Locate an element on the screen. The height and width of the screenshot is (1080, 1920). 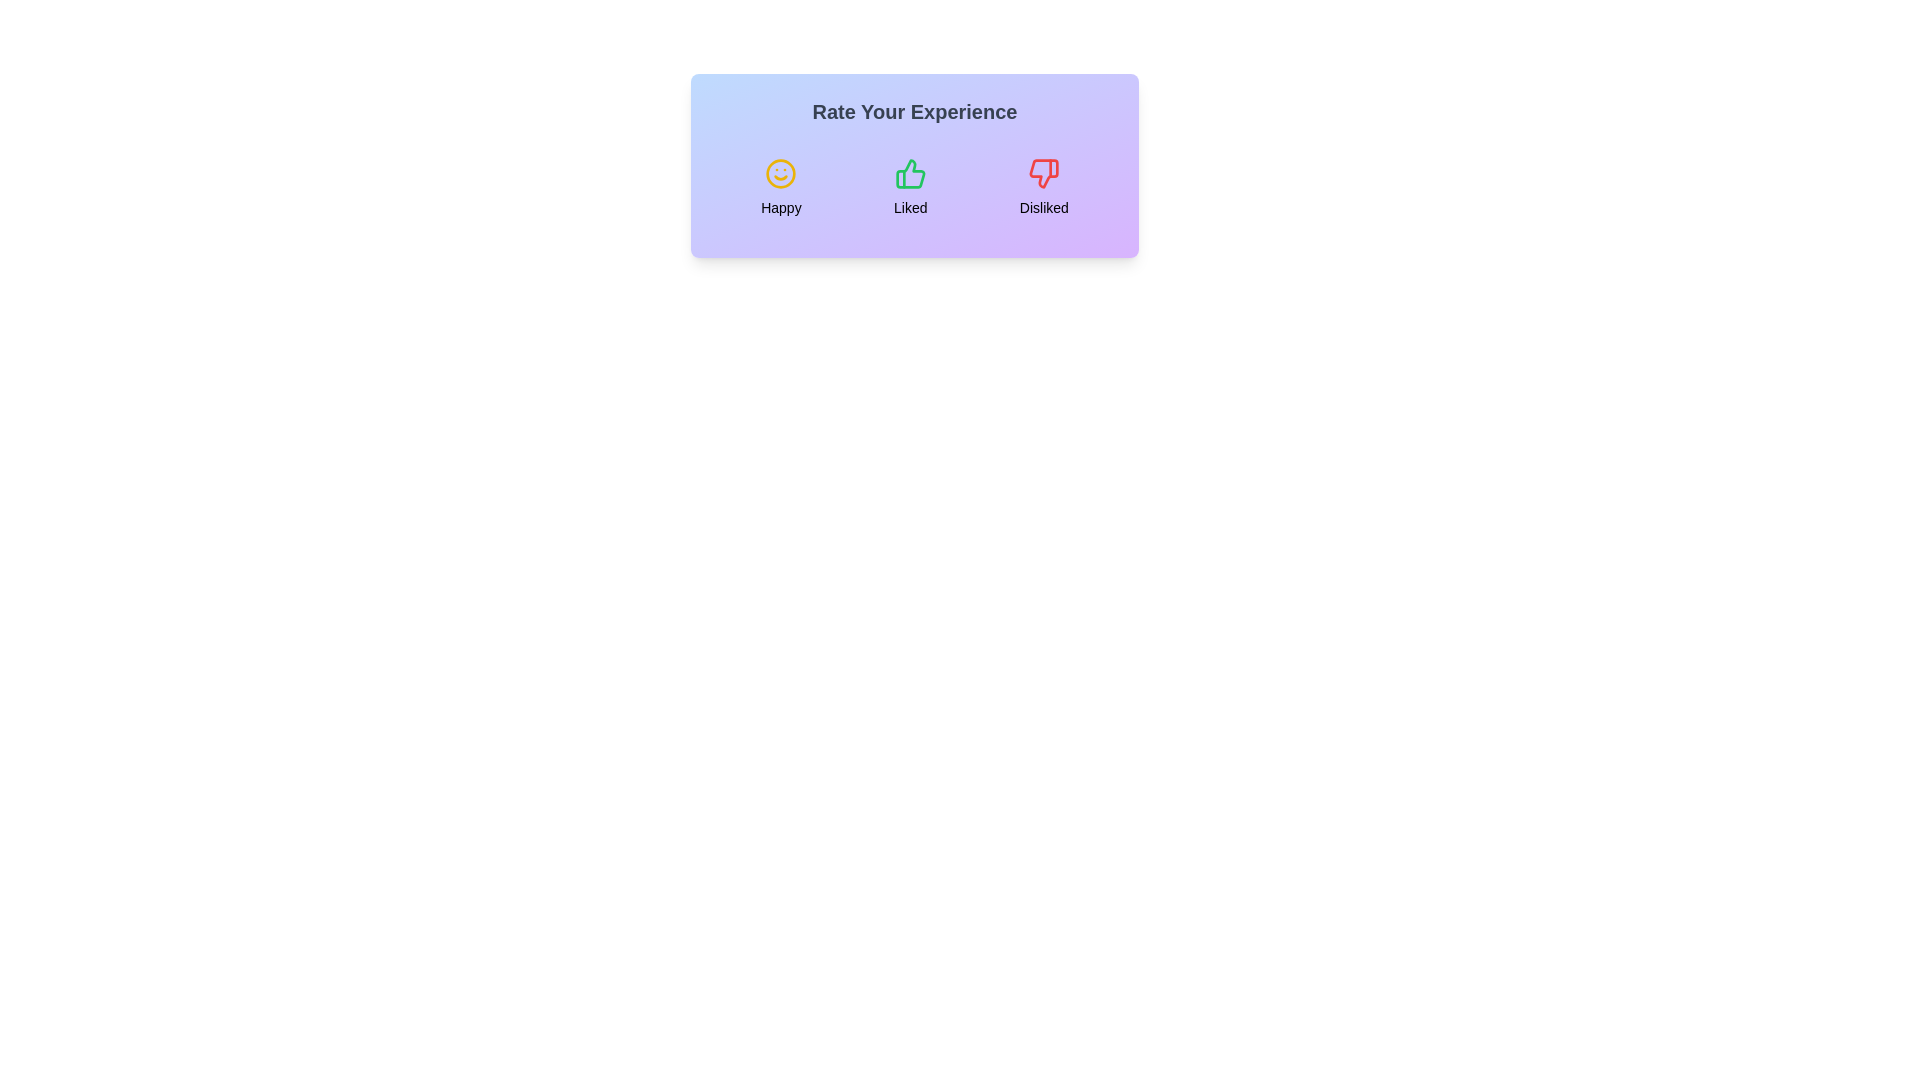
the 'Liked' button, which features a green thumbs-up icon above the text 'Liked', to register a 'liked' response is located at coordinates (909, 188).